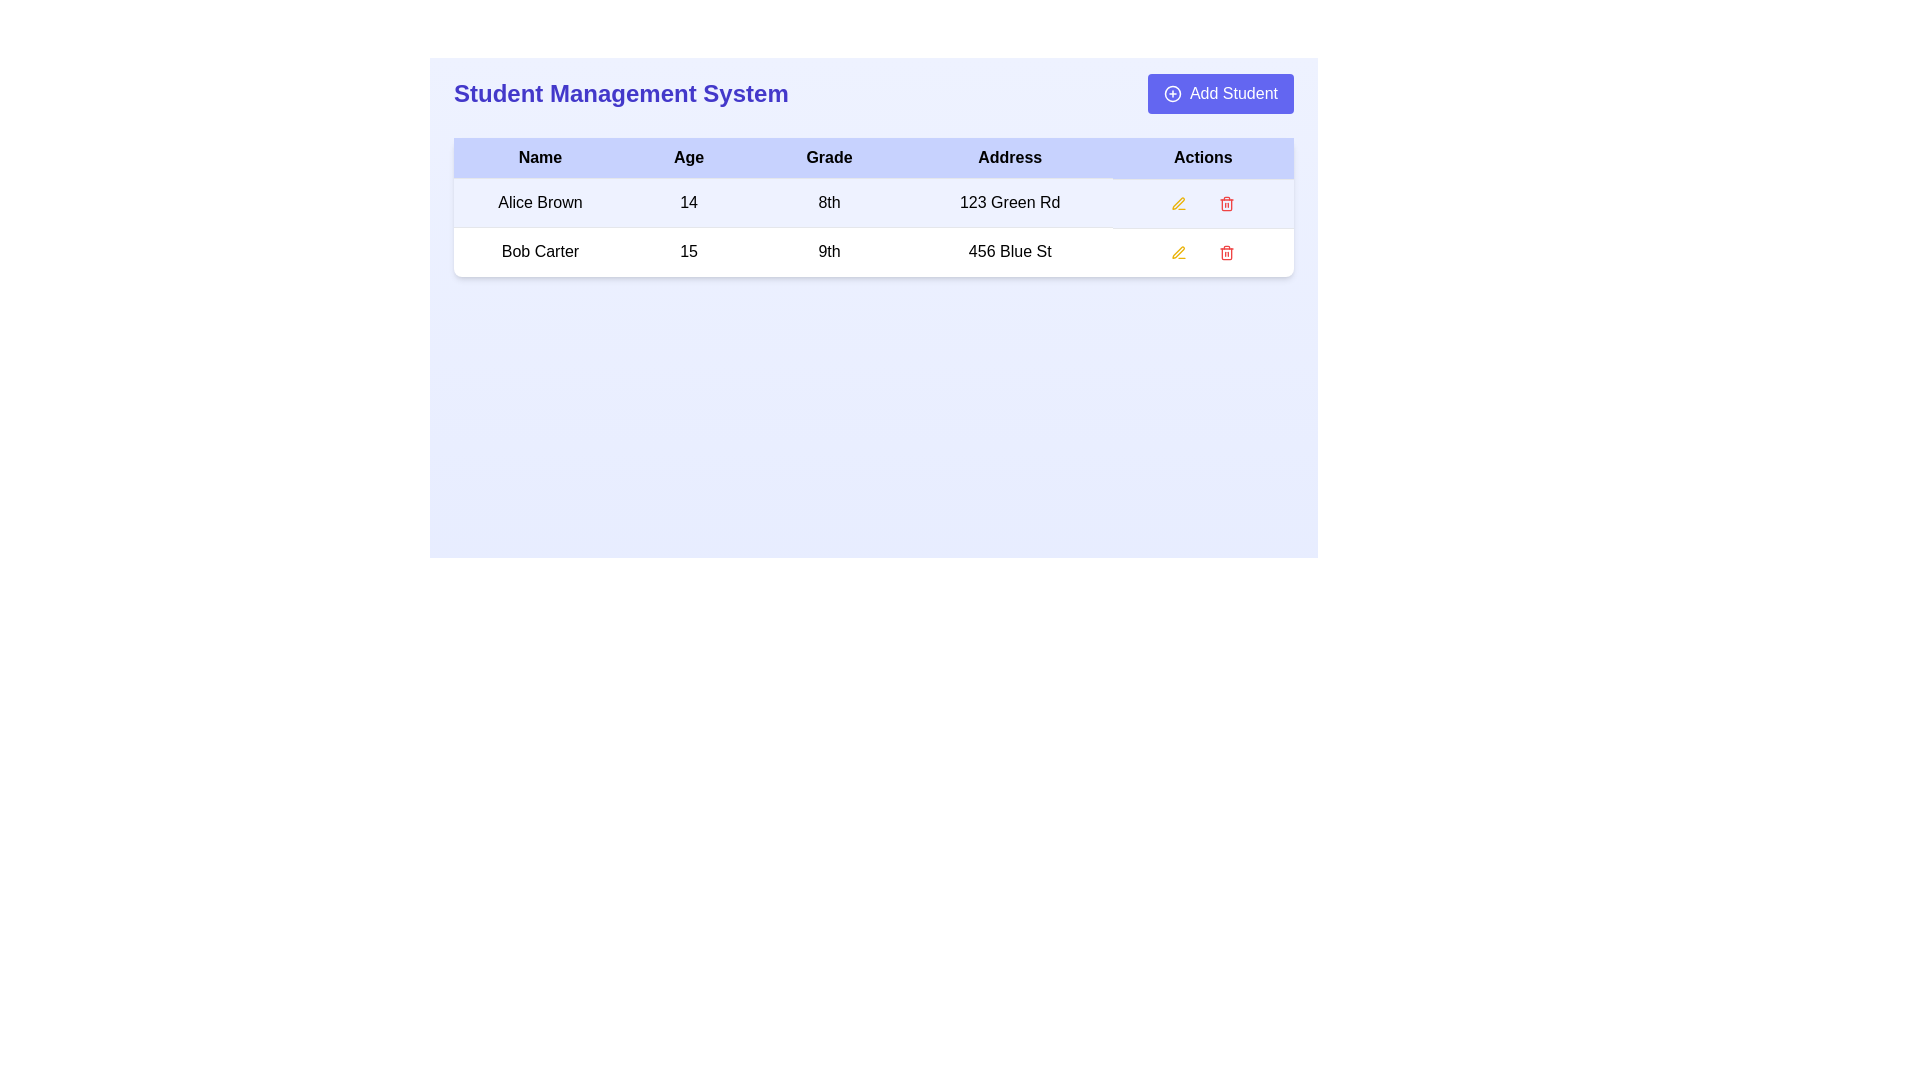 The height and width of the screenshot is (1080, 1920). What do you see at coordinates (829, 250) in the screenshot?
I see `the text label displaying '9th' in black font, located in the third column of the second row corresponding to student 'Bob Carter' in the table` at bounding box center [829, 250].